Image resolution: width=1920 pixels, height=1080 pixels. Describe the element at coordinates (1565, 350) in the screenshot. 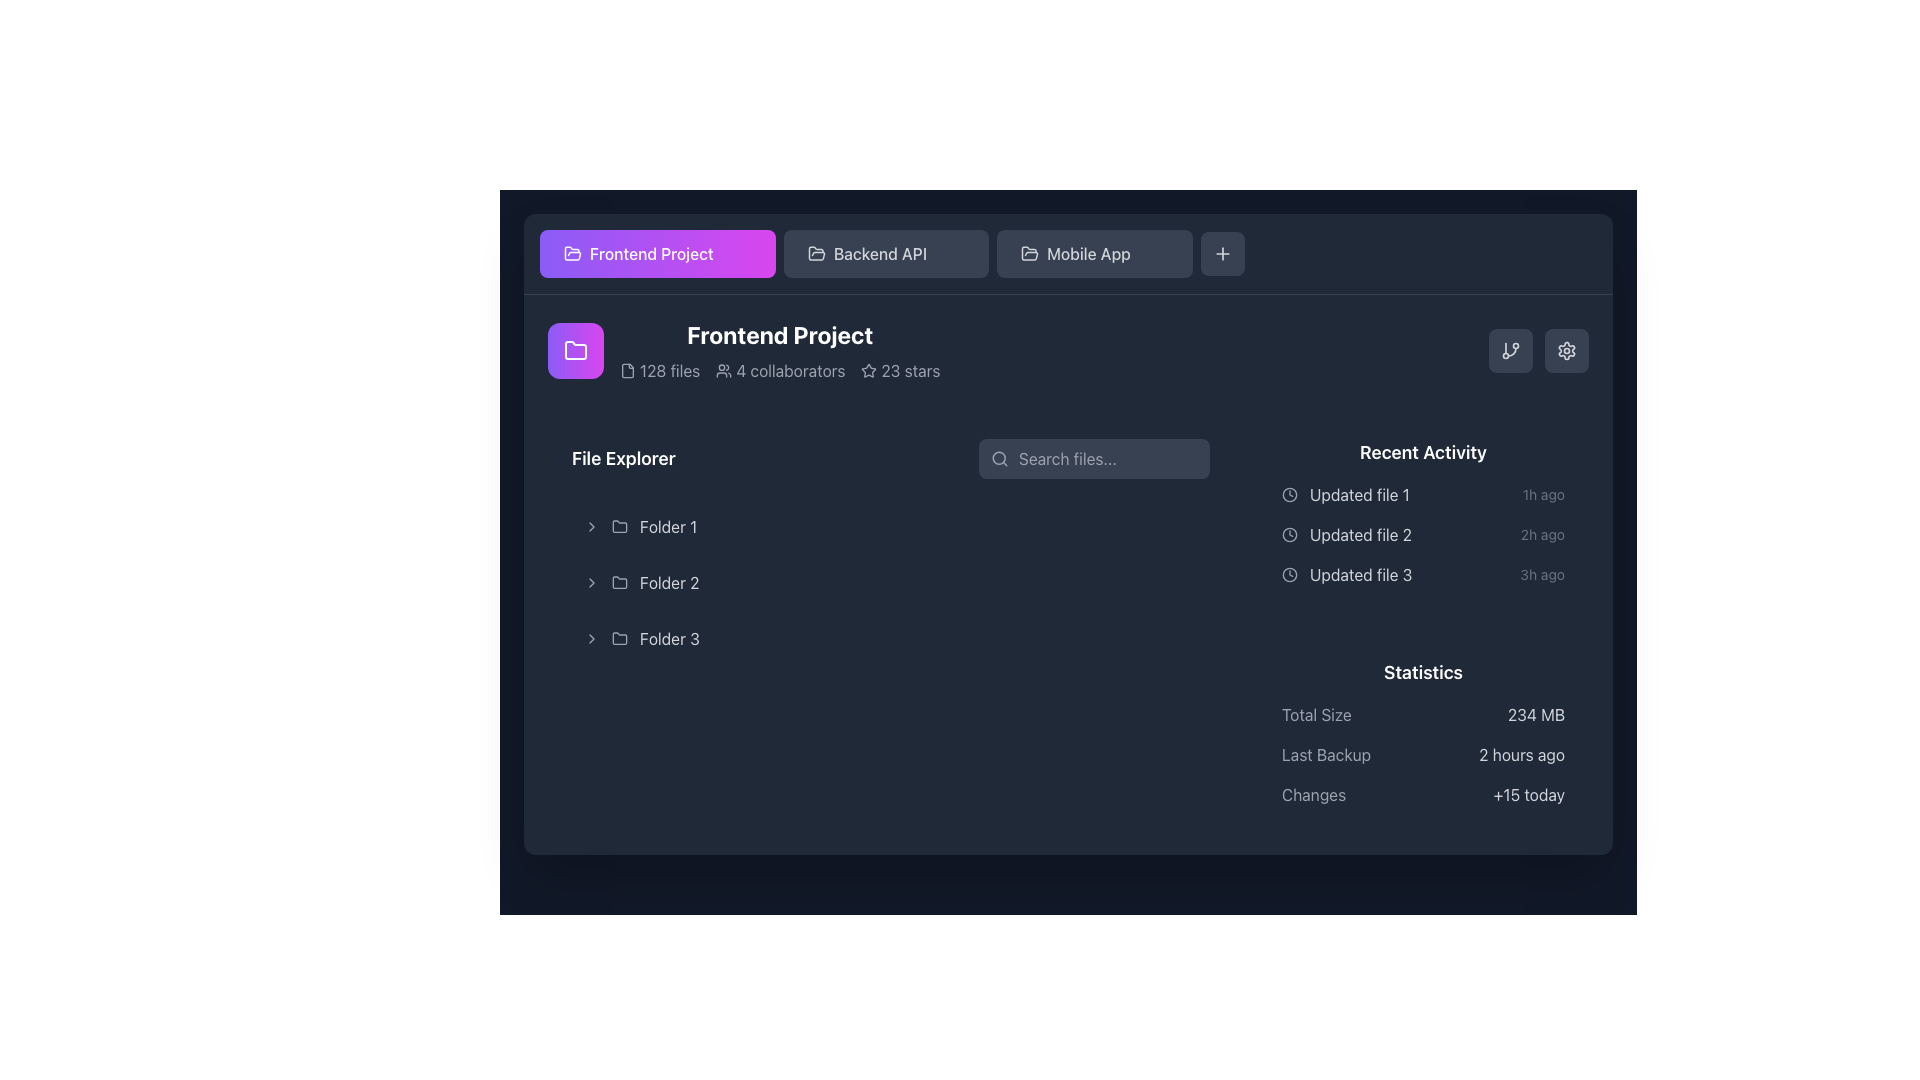

I see `the gear icon button located in the upper-right corner of the interface` at that location.